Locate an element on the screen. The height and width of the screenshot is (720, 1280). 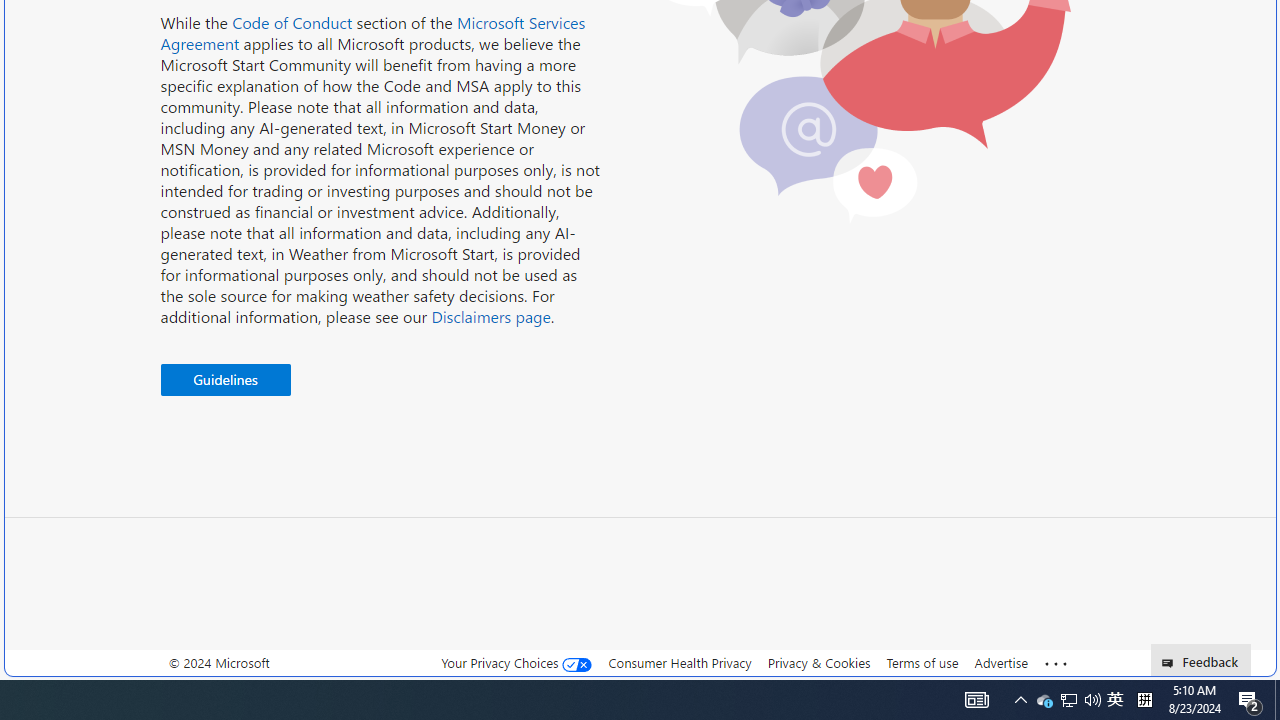
'Consumer Health Privacy' is located at coordinates (680, 662).